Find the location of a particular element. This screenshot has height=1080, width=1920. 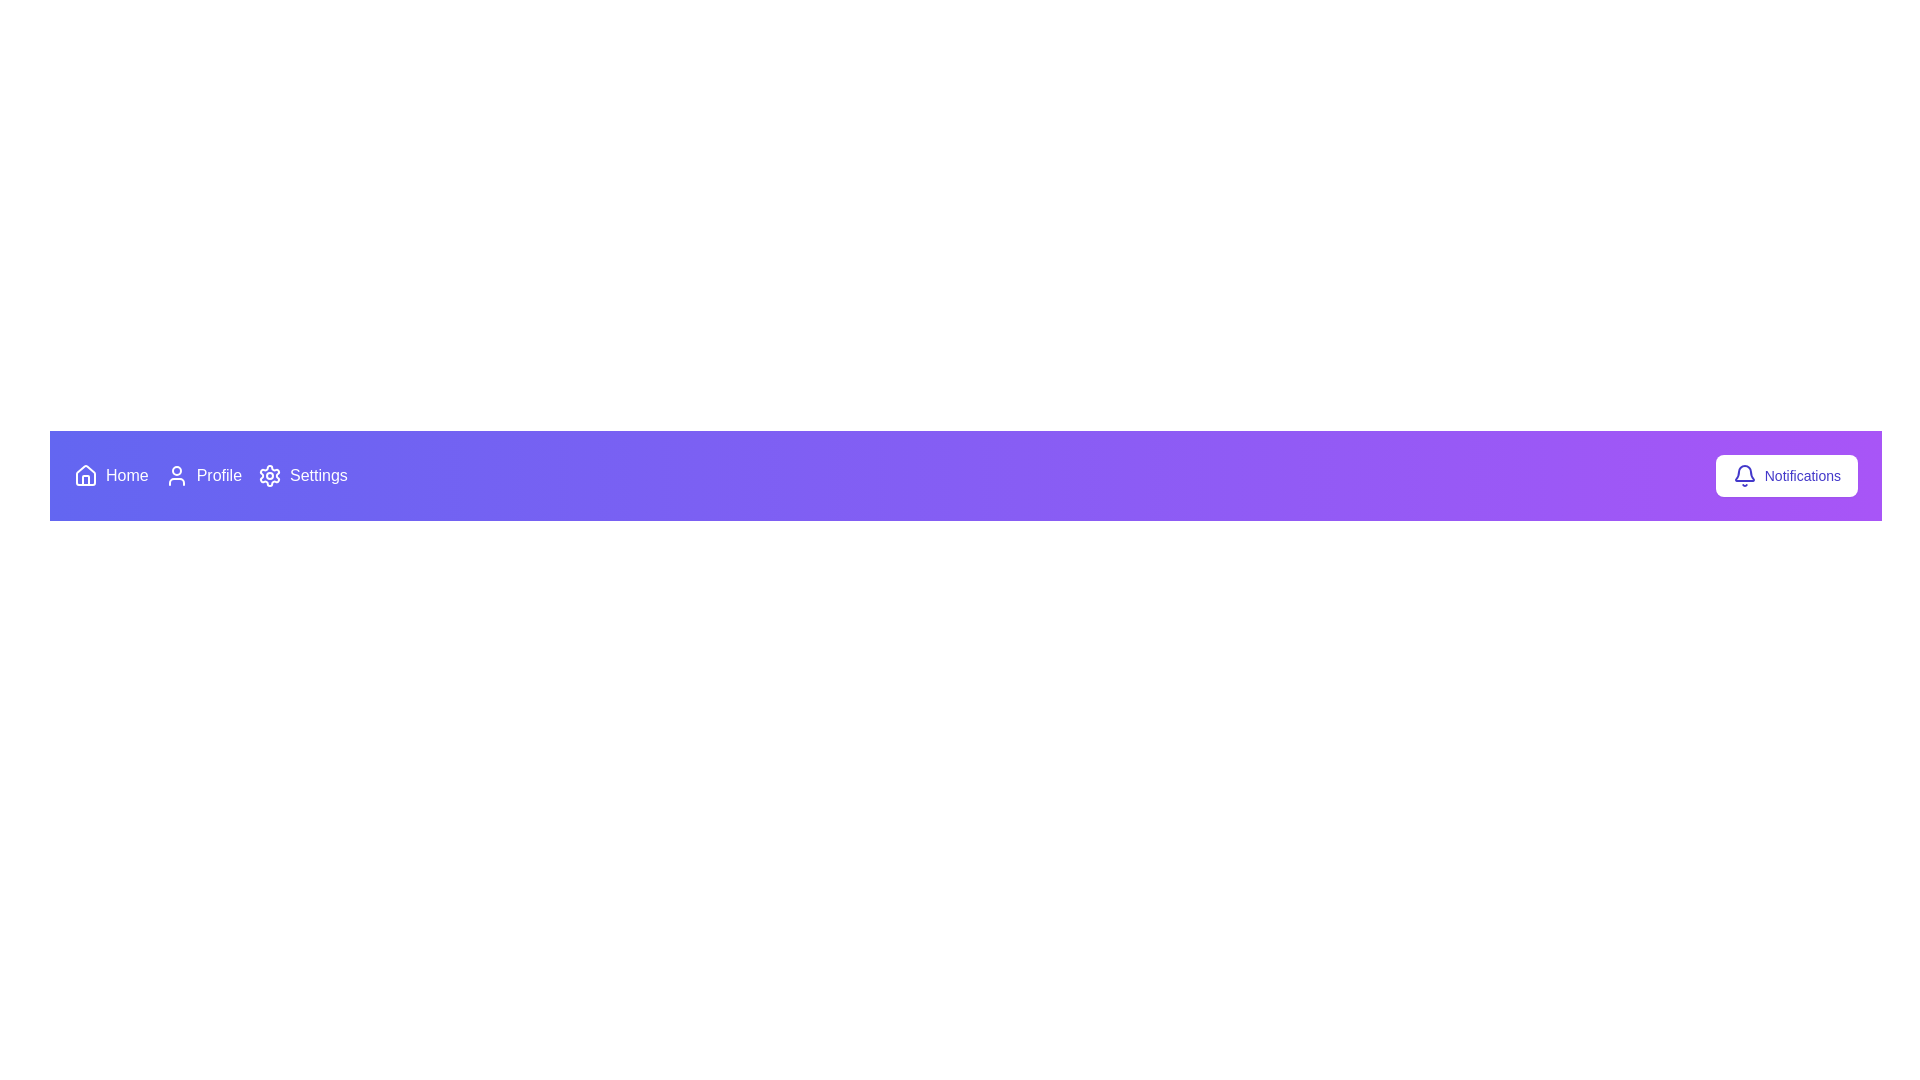

the user profile icon, which is styled with a white color on a purple background, located in the navigation bar between the 'Home' icon and the 'Profile' label is located at coordinates (176, 475).